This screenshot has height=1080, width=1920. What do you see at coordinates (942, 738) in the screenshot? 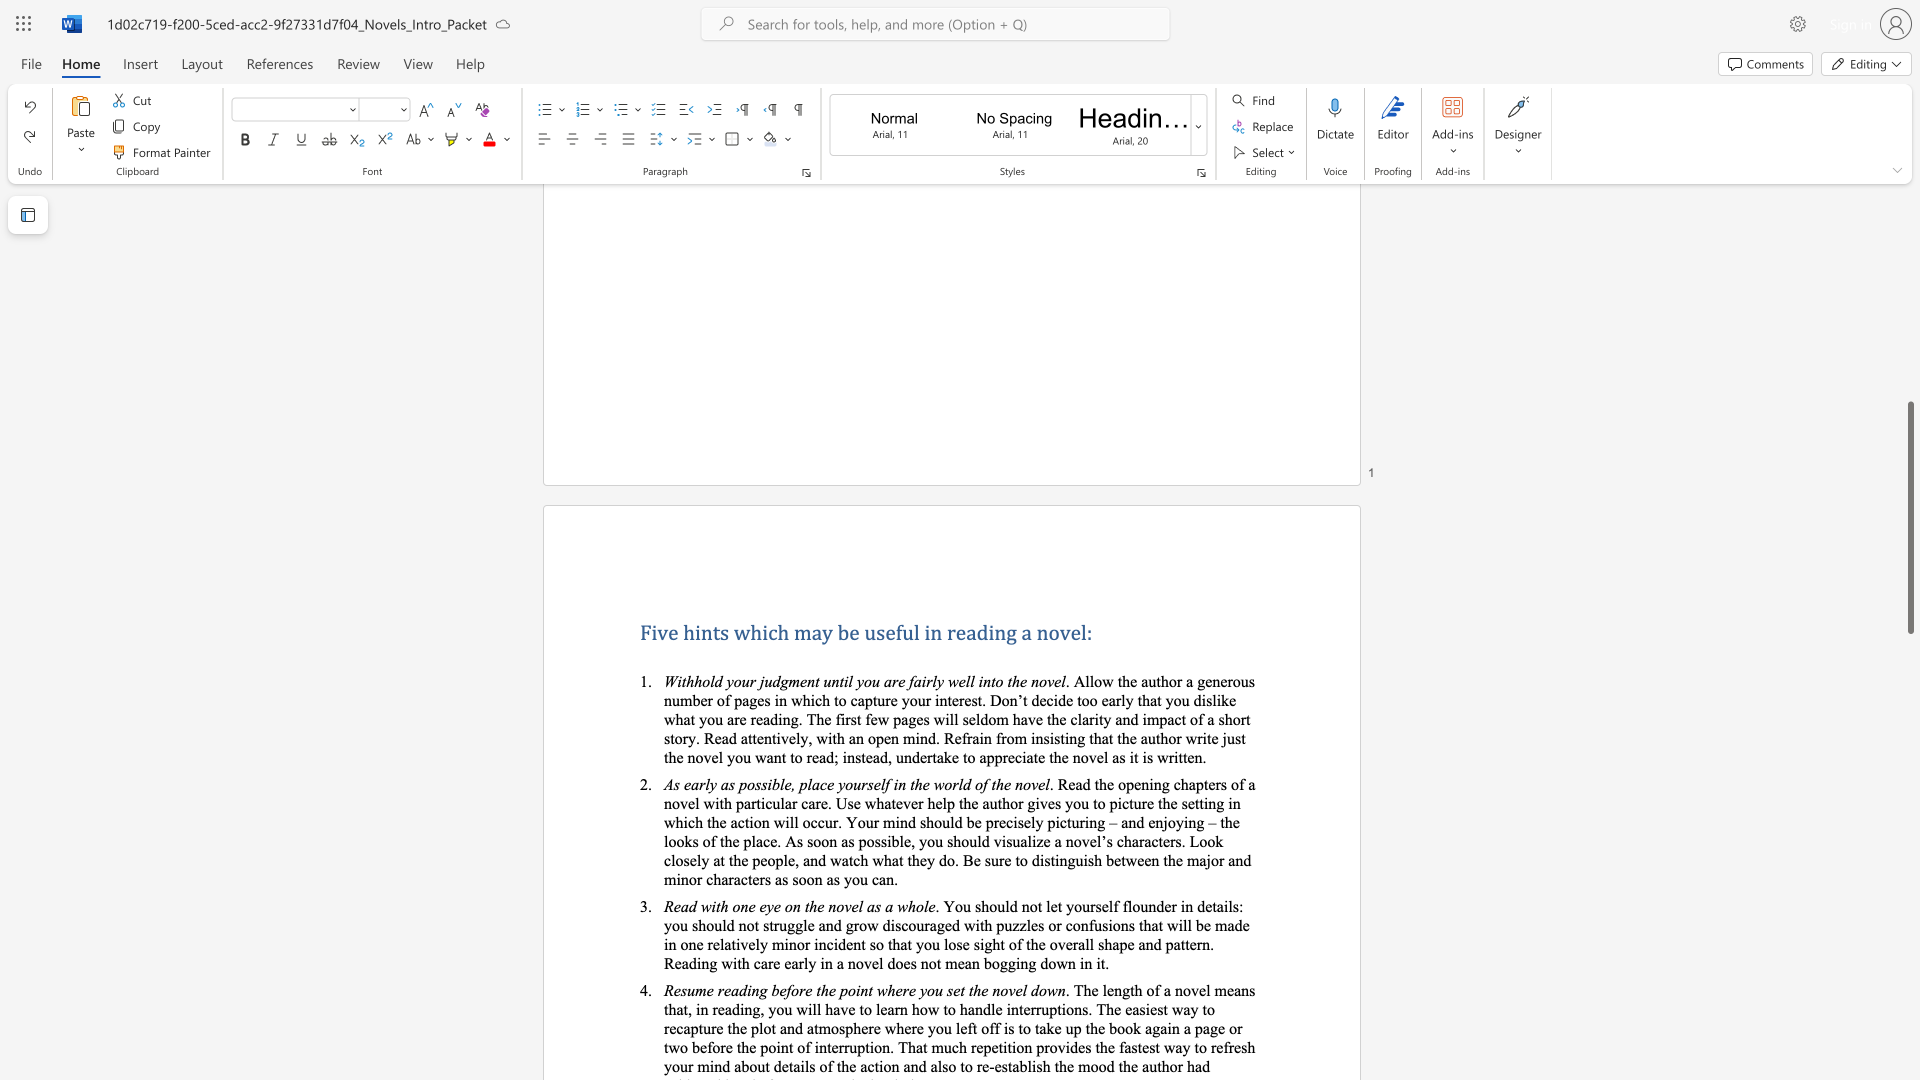
I see `the subset text "Refrain from insisting that the author write just the novel you w" within the text ". Allow the author a generous number of pages in which to capture your interest. Don’t decide too early that you dislike what you are reading. The first few pages will seldom have the clarity and impact of a short story. Read attentively, with an open mind. Refrain from insisting that the author write just the novel you want to read; instead, undertake to appreciate the novel as it is written."` at bounding box center [942, 738].